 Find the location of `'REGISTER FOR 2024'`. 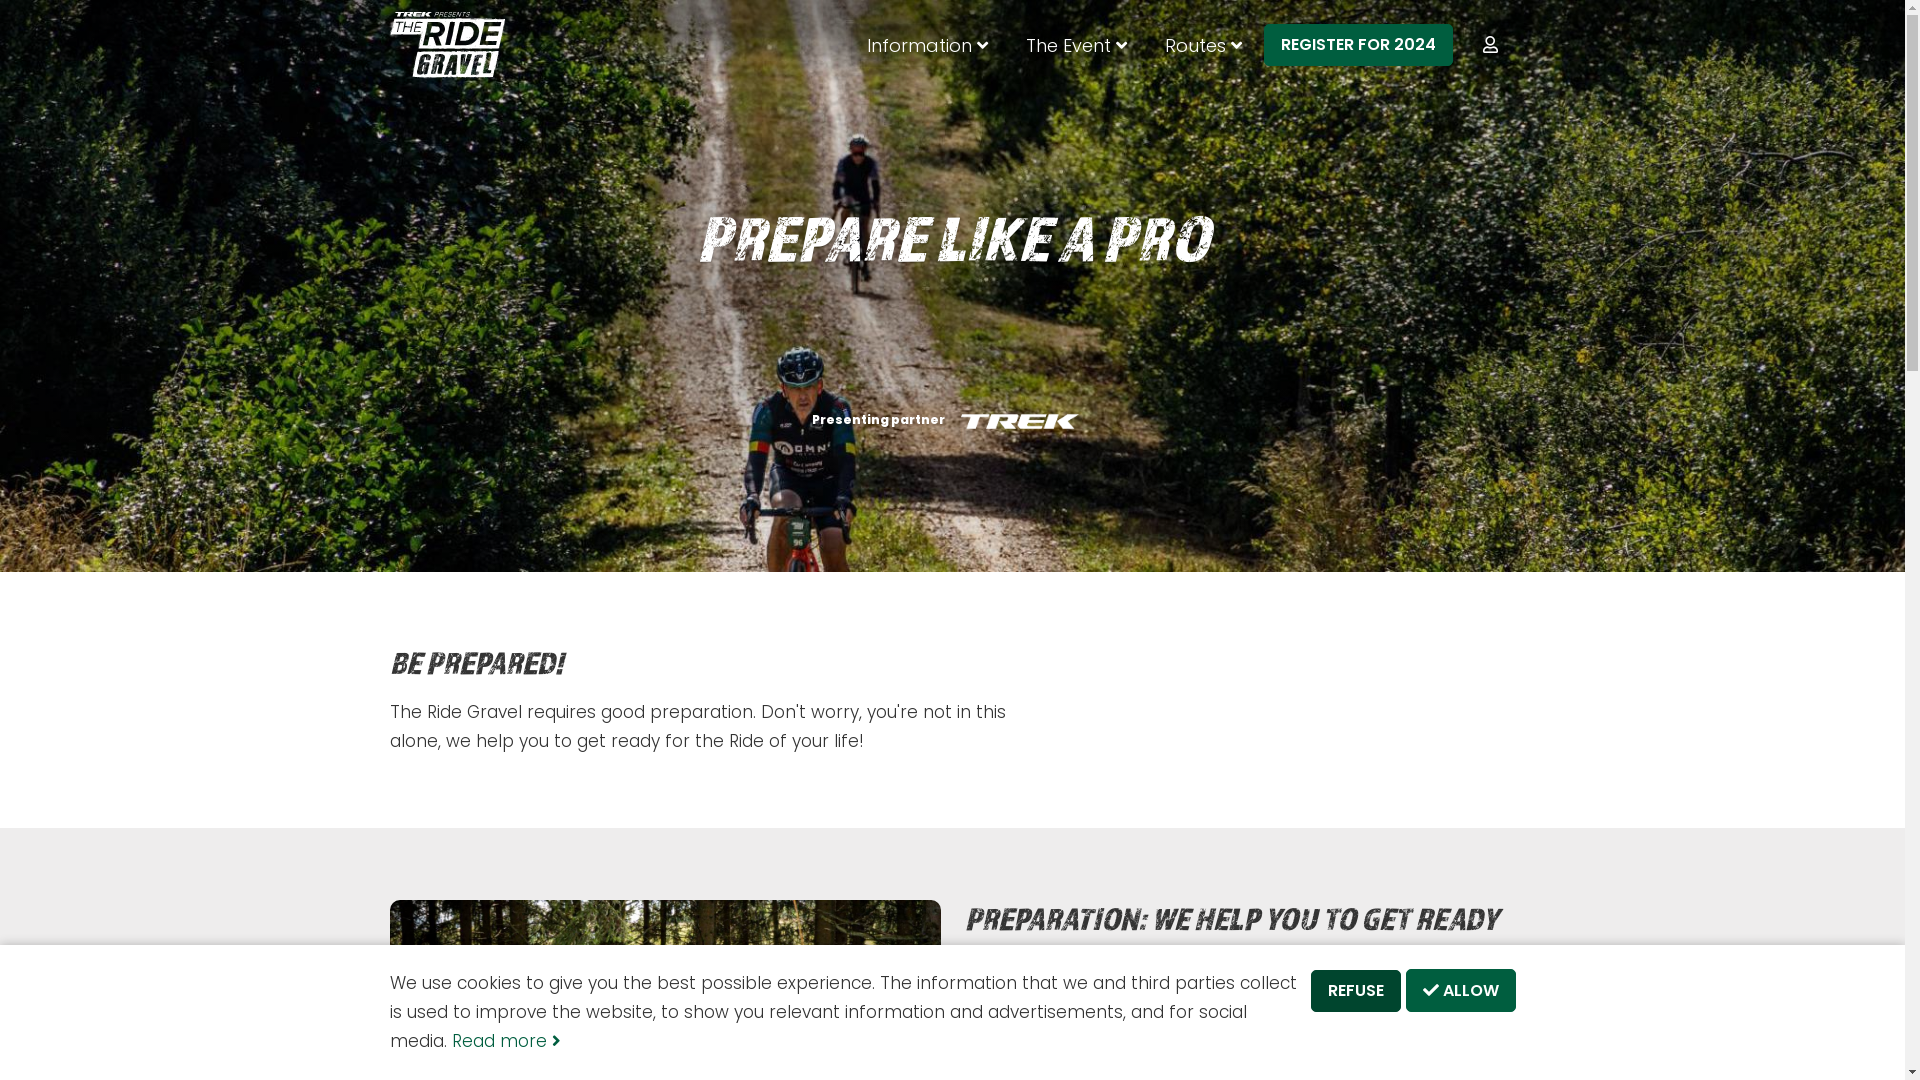

'REGISTER FOR 2024' is located at coordinates (1358, 45).